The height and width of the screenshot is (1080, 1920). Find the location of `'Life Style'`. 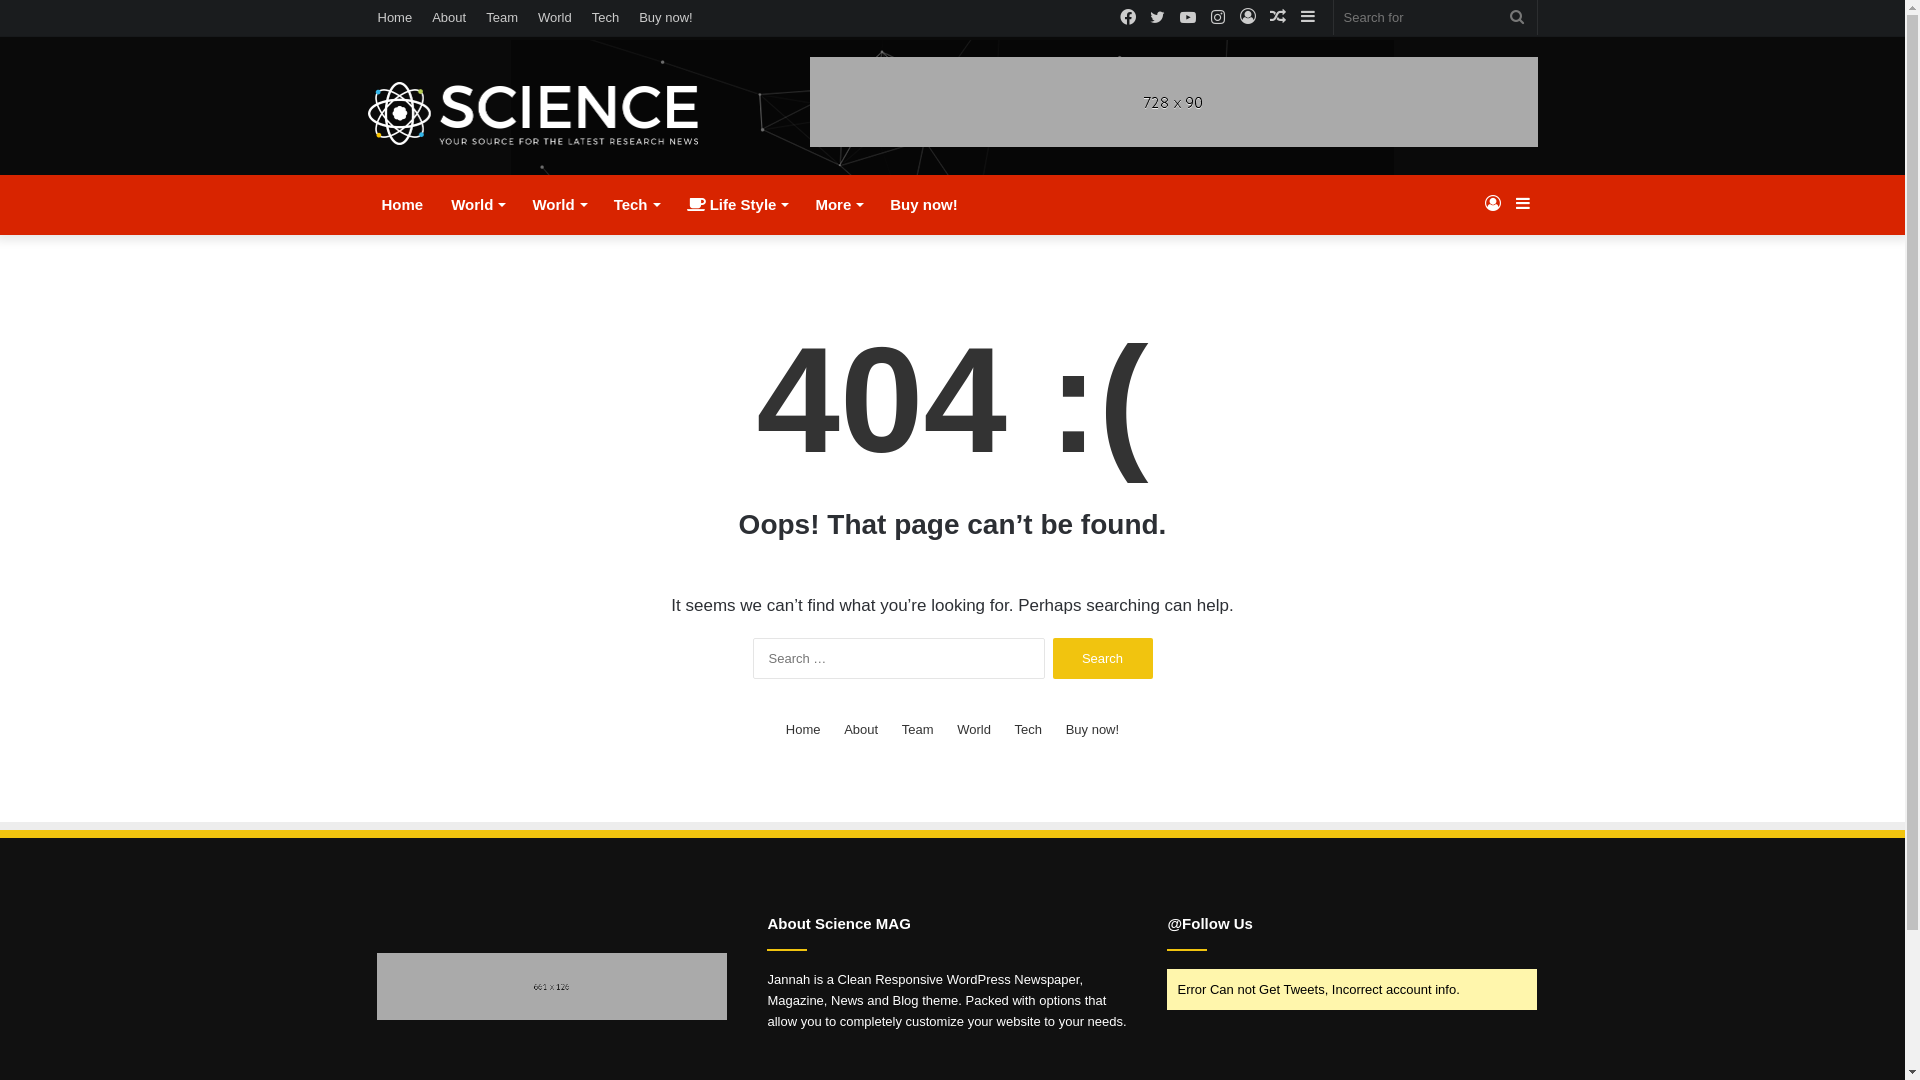

'Life Style' is located at coordinates (736, 204).